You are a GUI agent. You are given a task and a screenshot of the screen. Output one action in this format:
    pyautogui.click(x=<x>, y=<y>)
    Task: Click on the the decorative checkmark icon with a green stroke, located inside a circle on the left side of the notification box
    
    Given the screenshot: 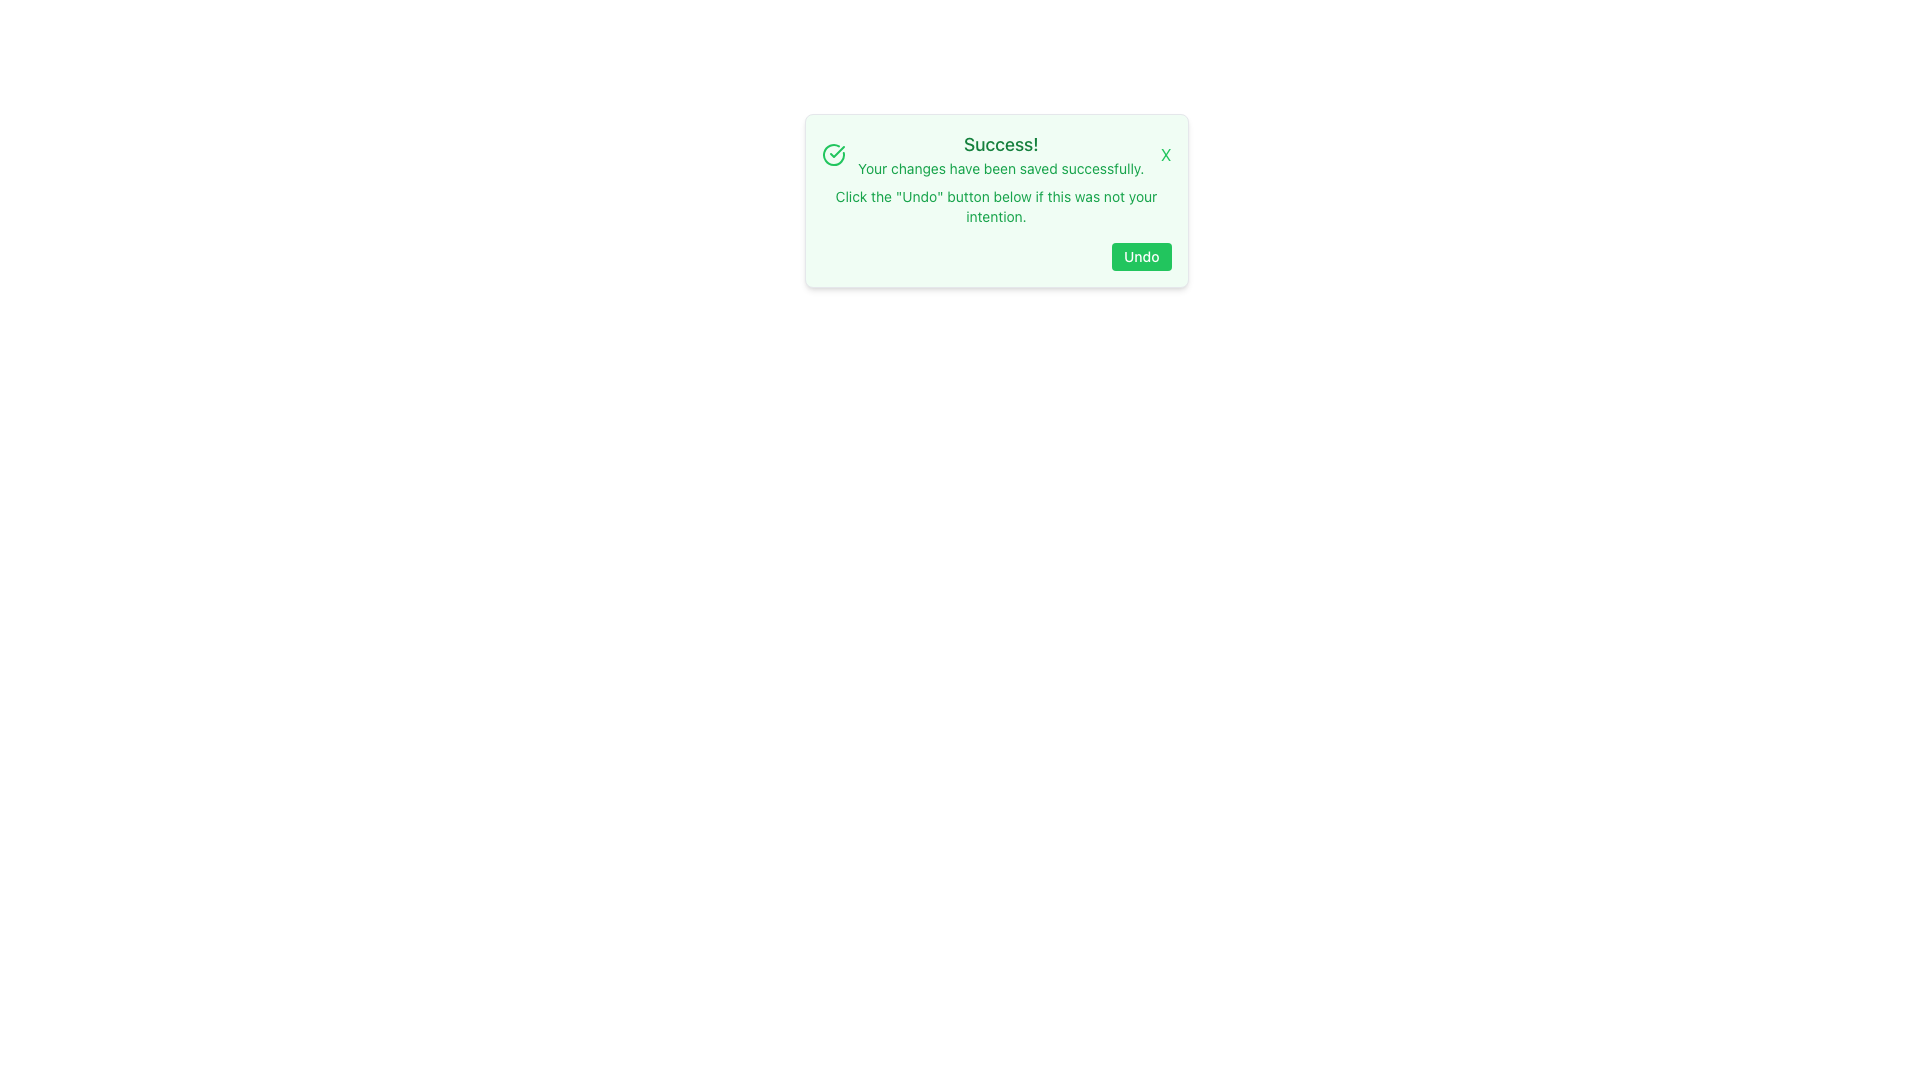 What is the action you would take?
    pyautogui.click(x=836, y=150)
    